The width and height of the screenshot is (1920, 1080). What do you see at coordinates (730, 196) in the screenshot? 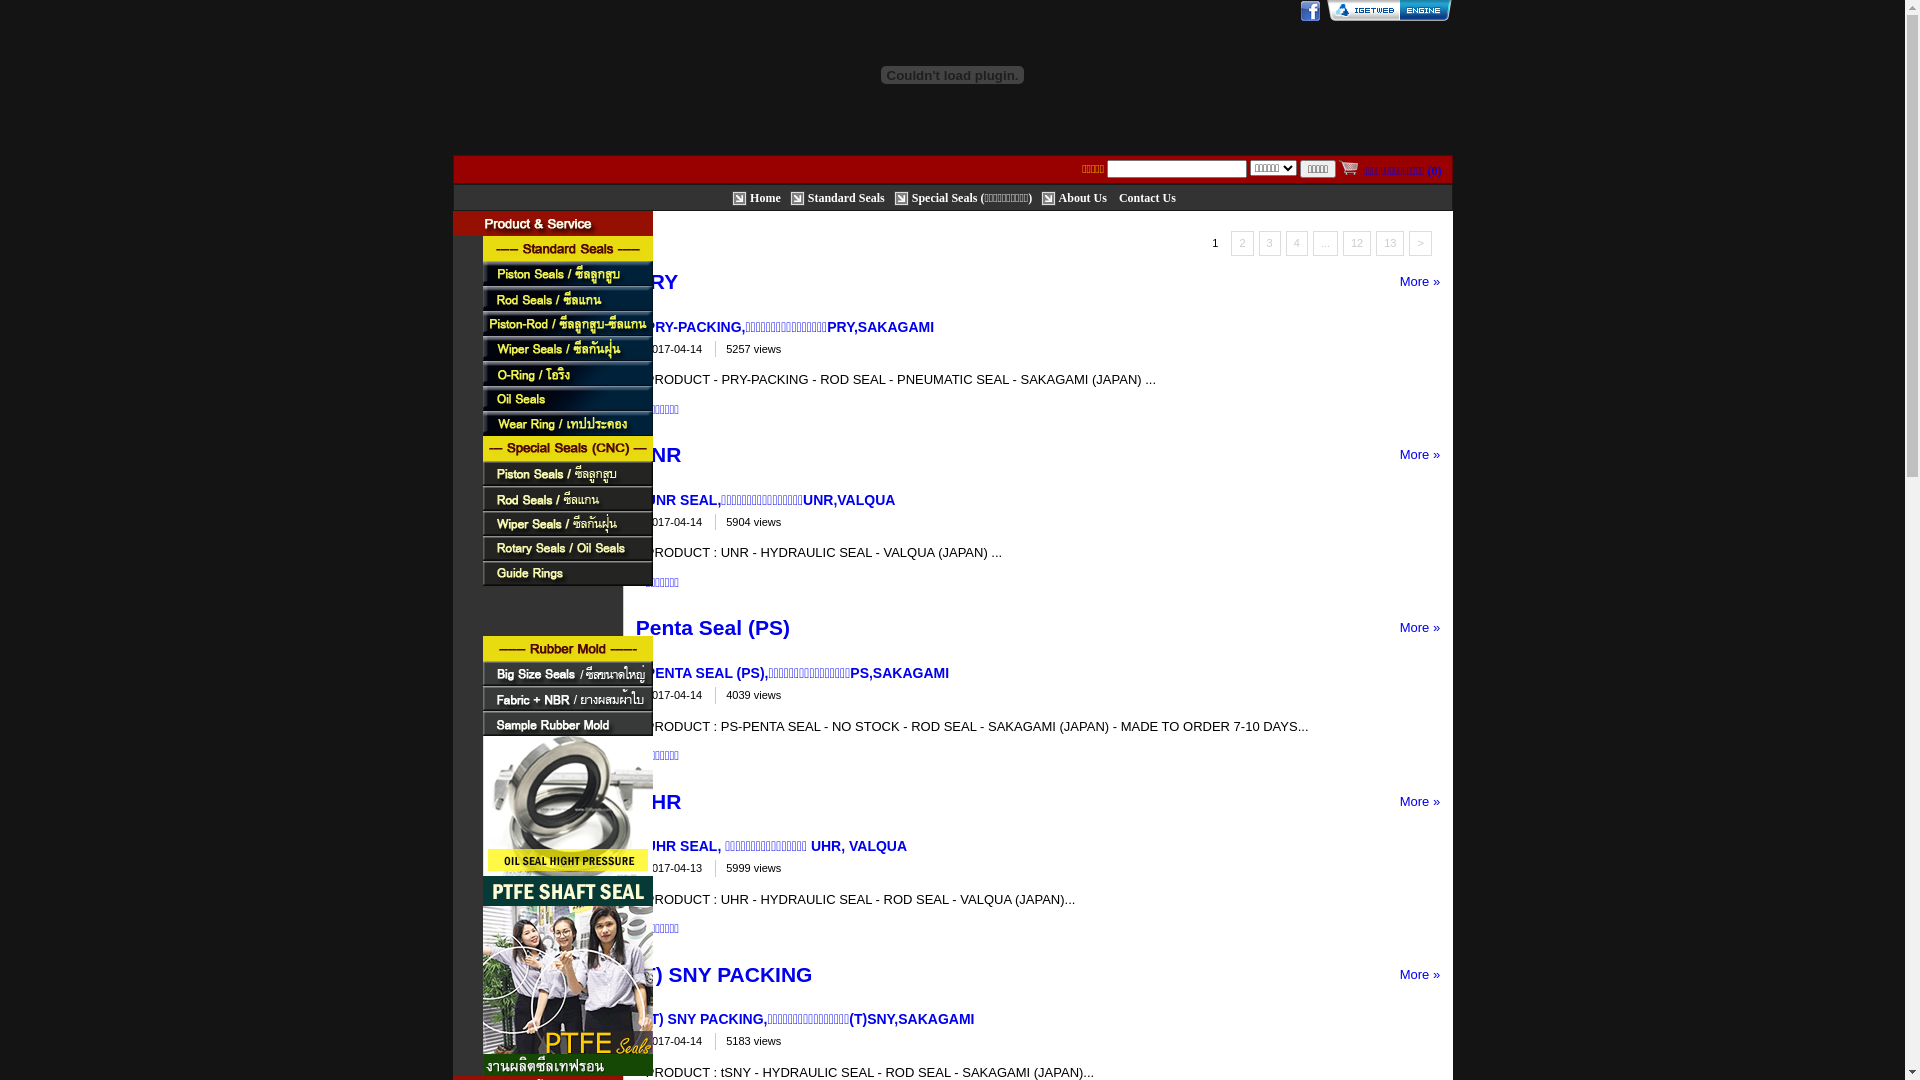
I see `' Home '` at bounding box center [730, 196].